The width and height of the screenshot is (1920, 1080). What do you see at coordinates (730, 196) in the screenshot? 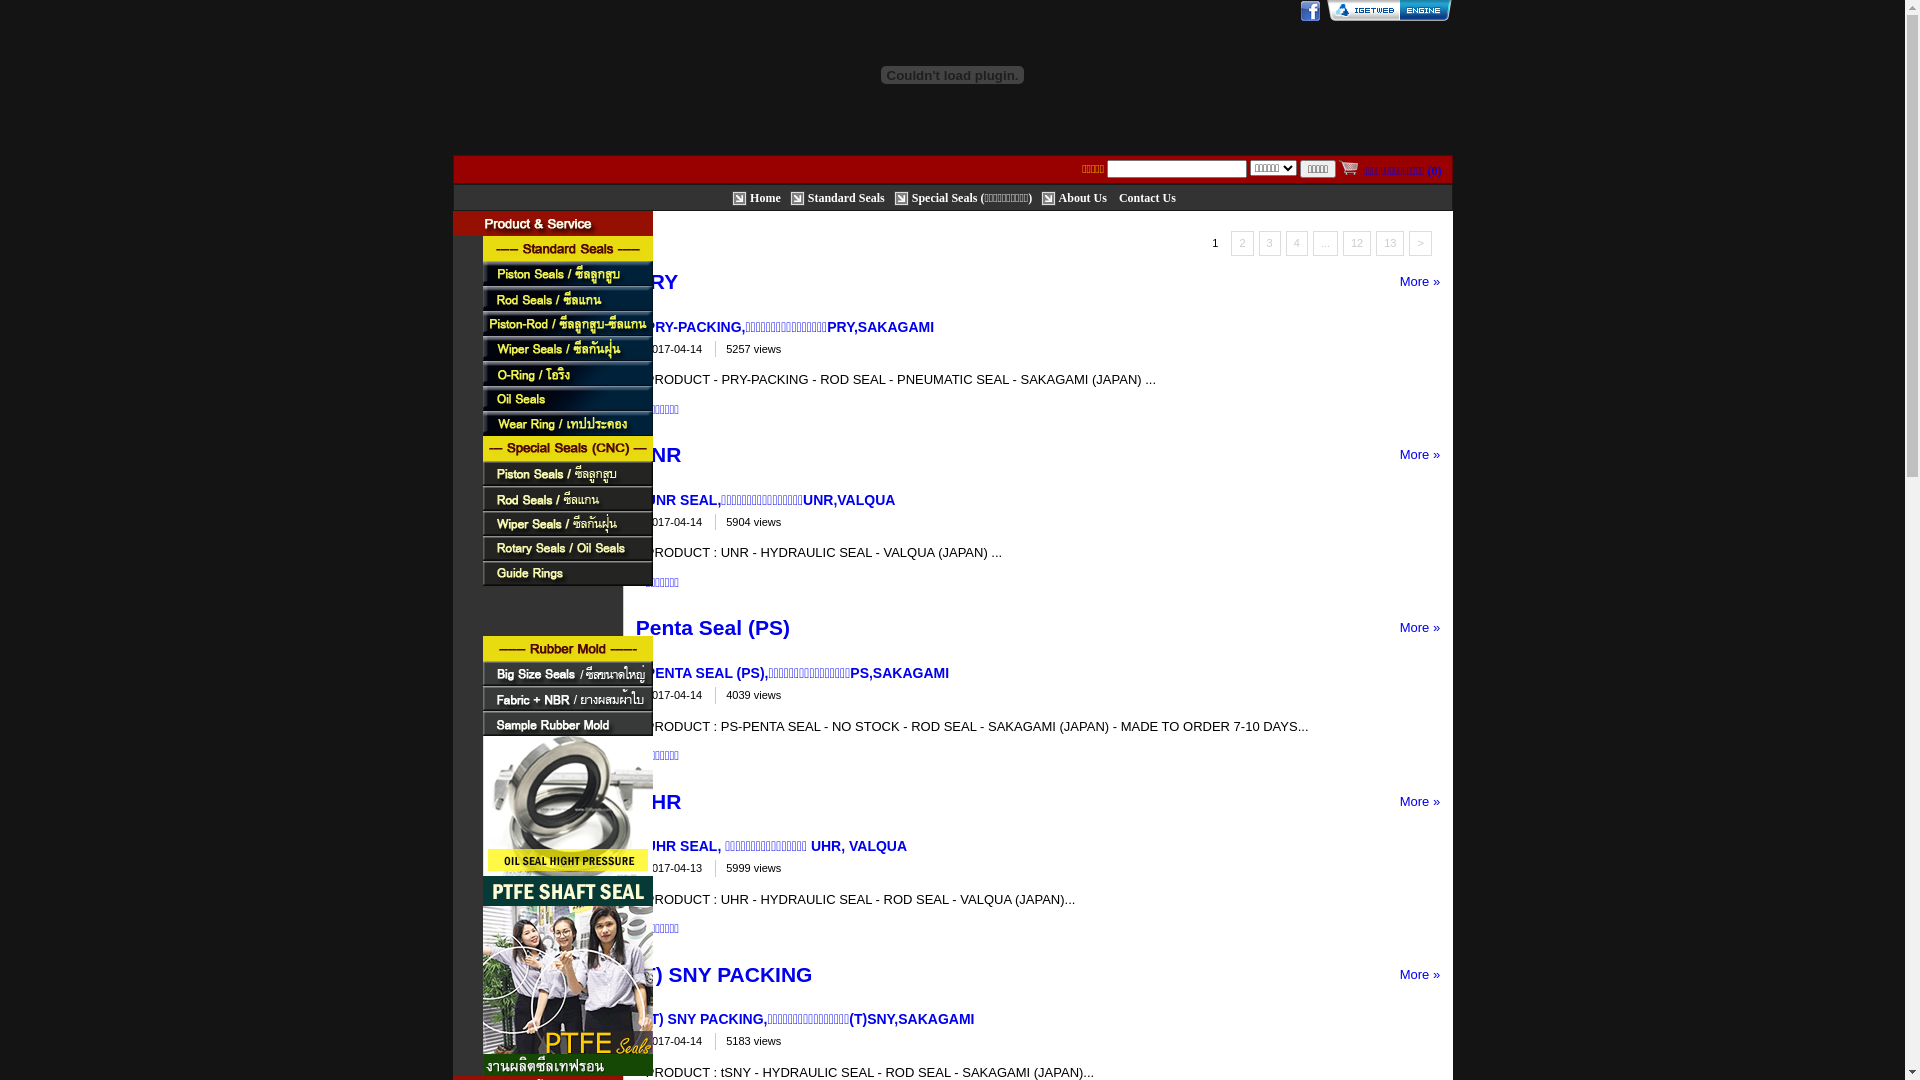
I see `' Home '` at bounding box center [730, 196].